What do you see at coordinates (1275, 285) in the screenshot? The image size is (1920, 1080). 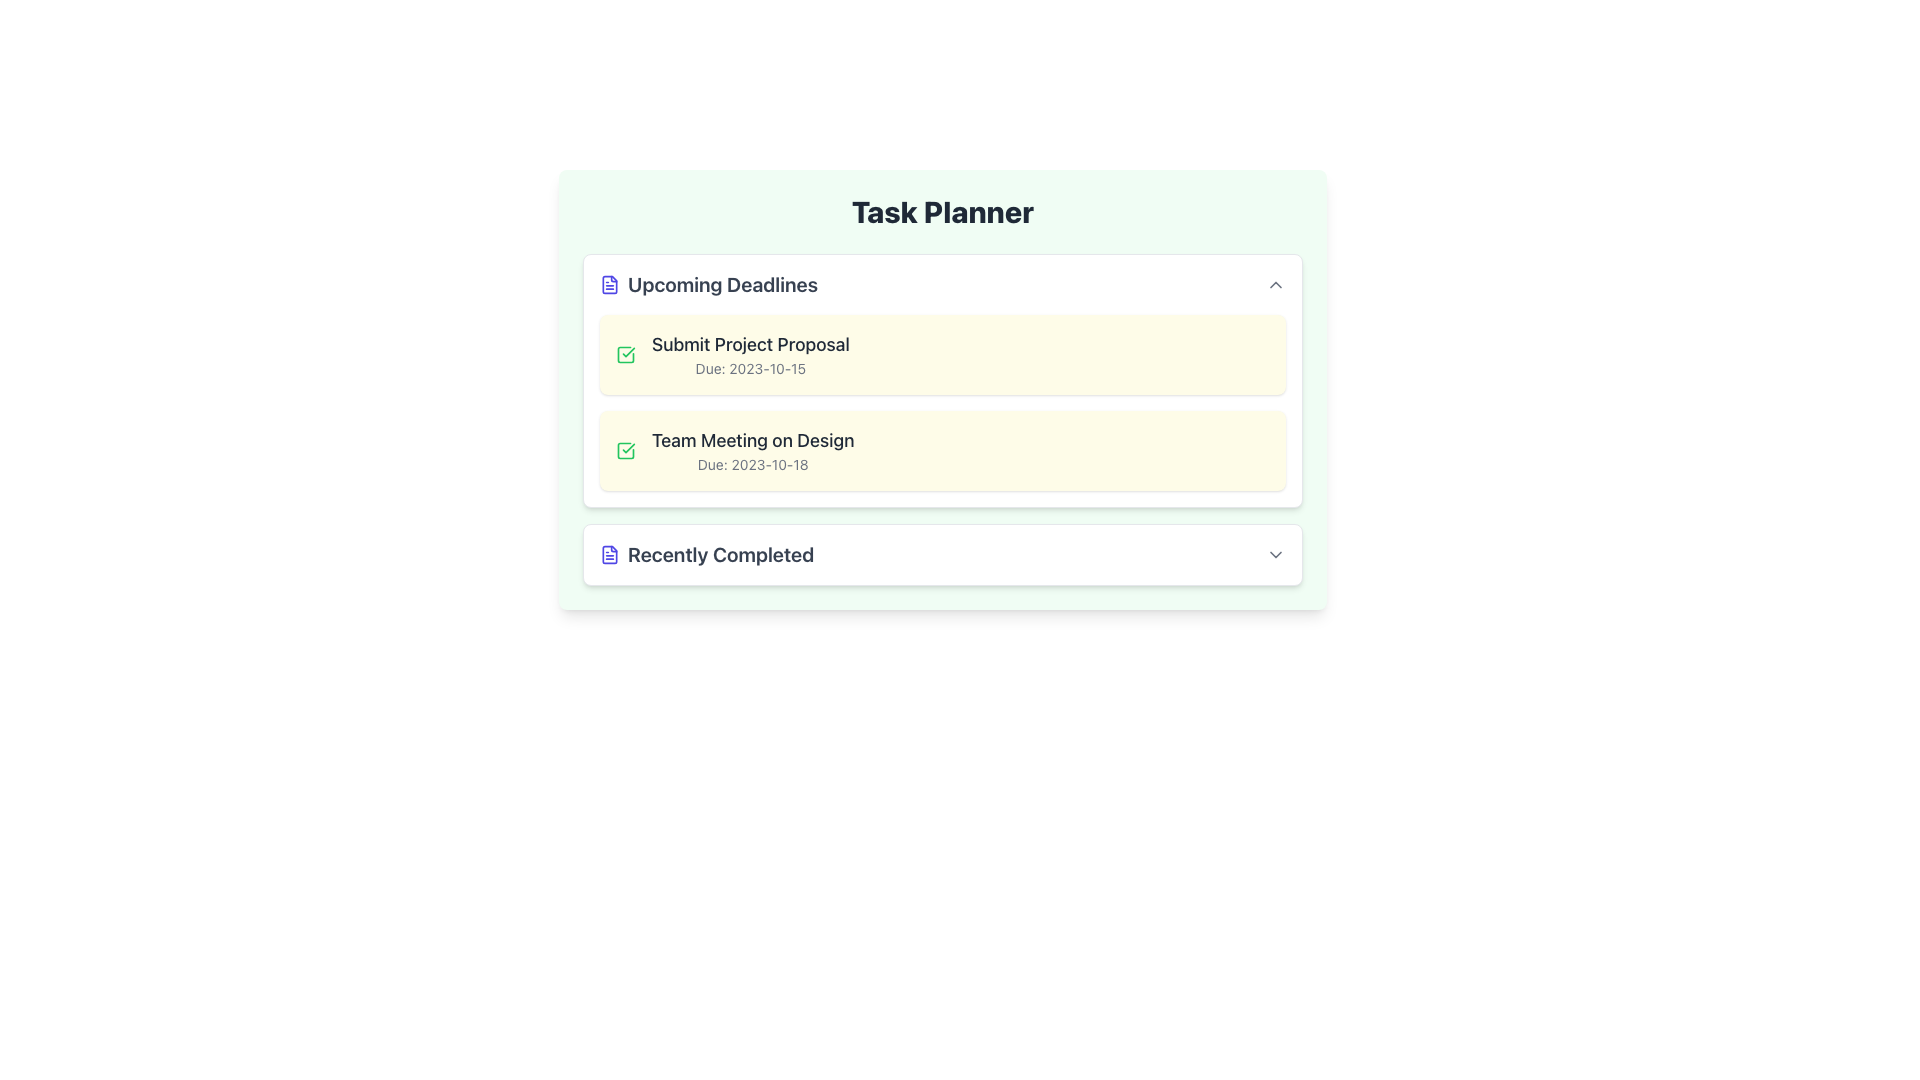 I see `the Chevron icon located to the right of the 'Upcoming Deadlines' text` at bounding box center [1275, 285].